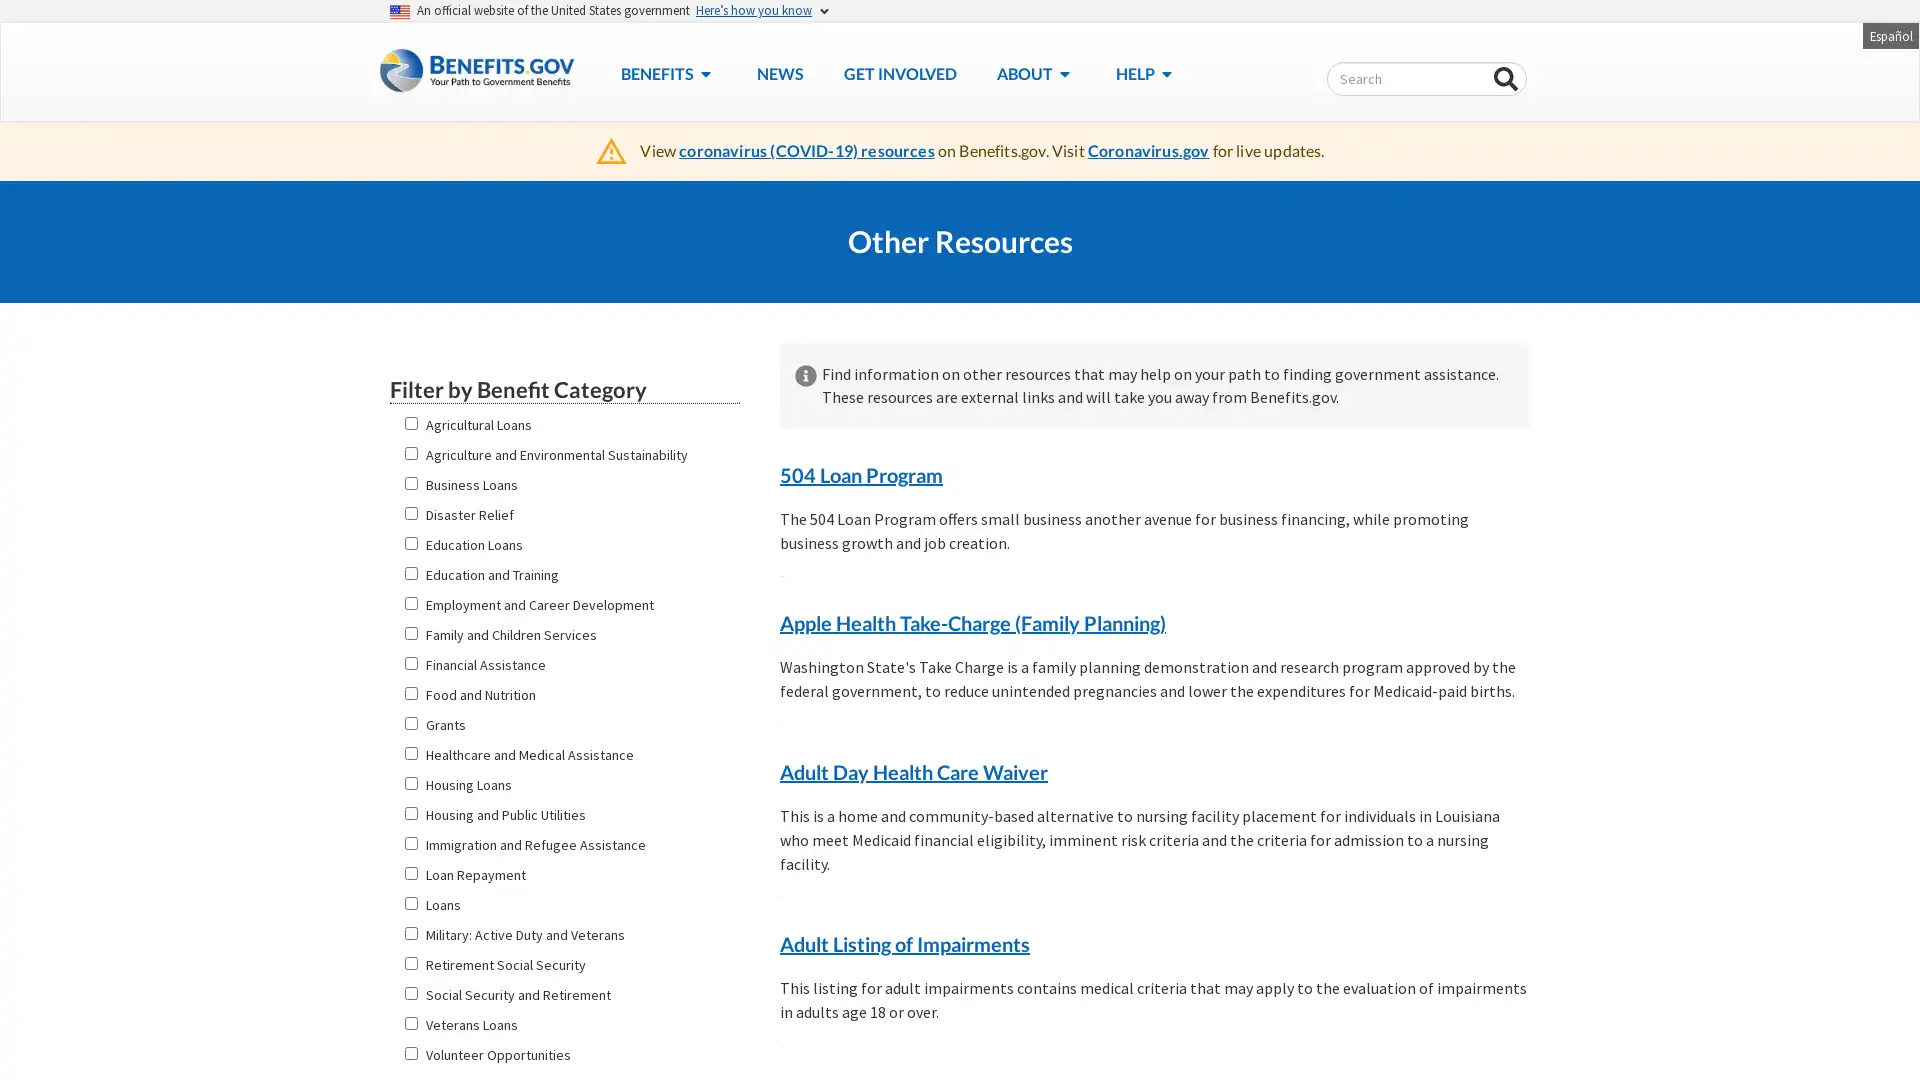 The height and width of the screenshot is (1080, 1920). I want to click on Espanol, so click(1889, 34).